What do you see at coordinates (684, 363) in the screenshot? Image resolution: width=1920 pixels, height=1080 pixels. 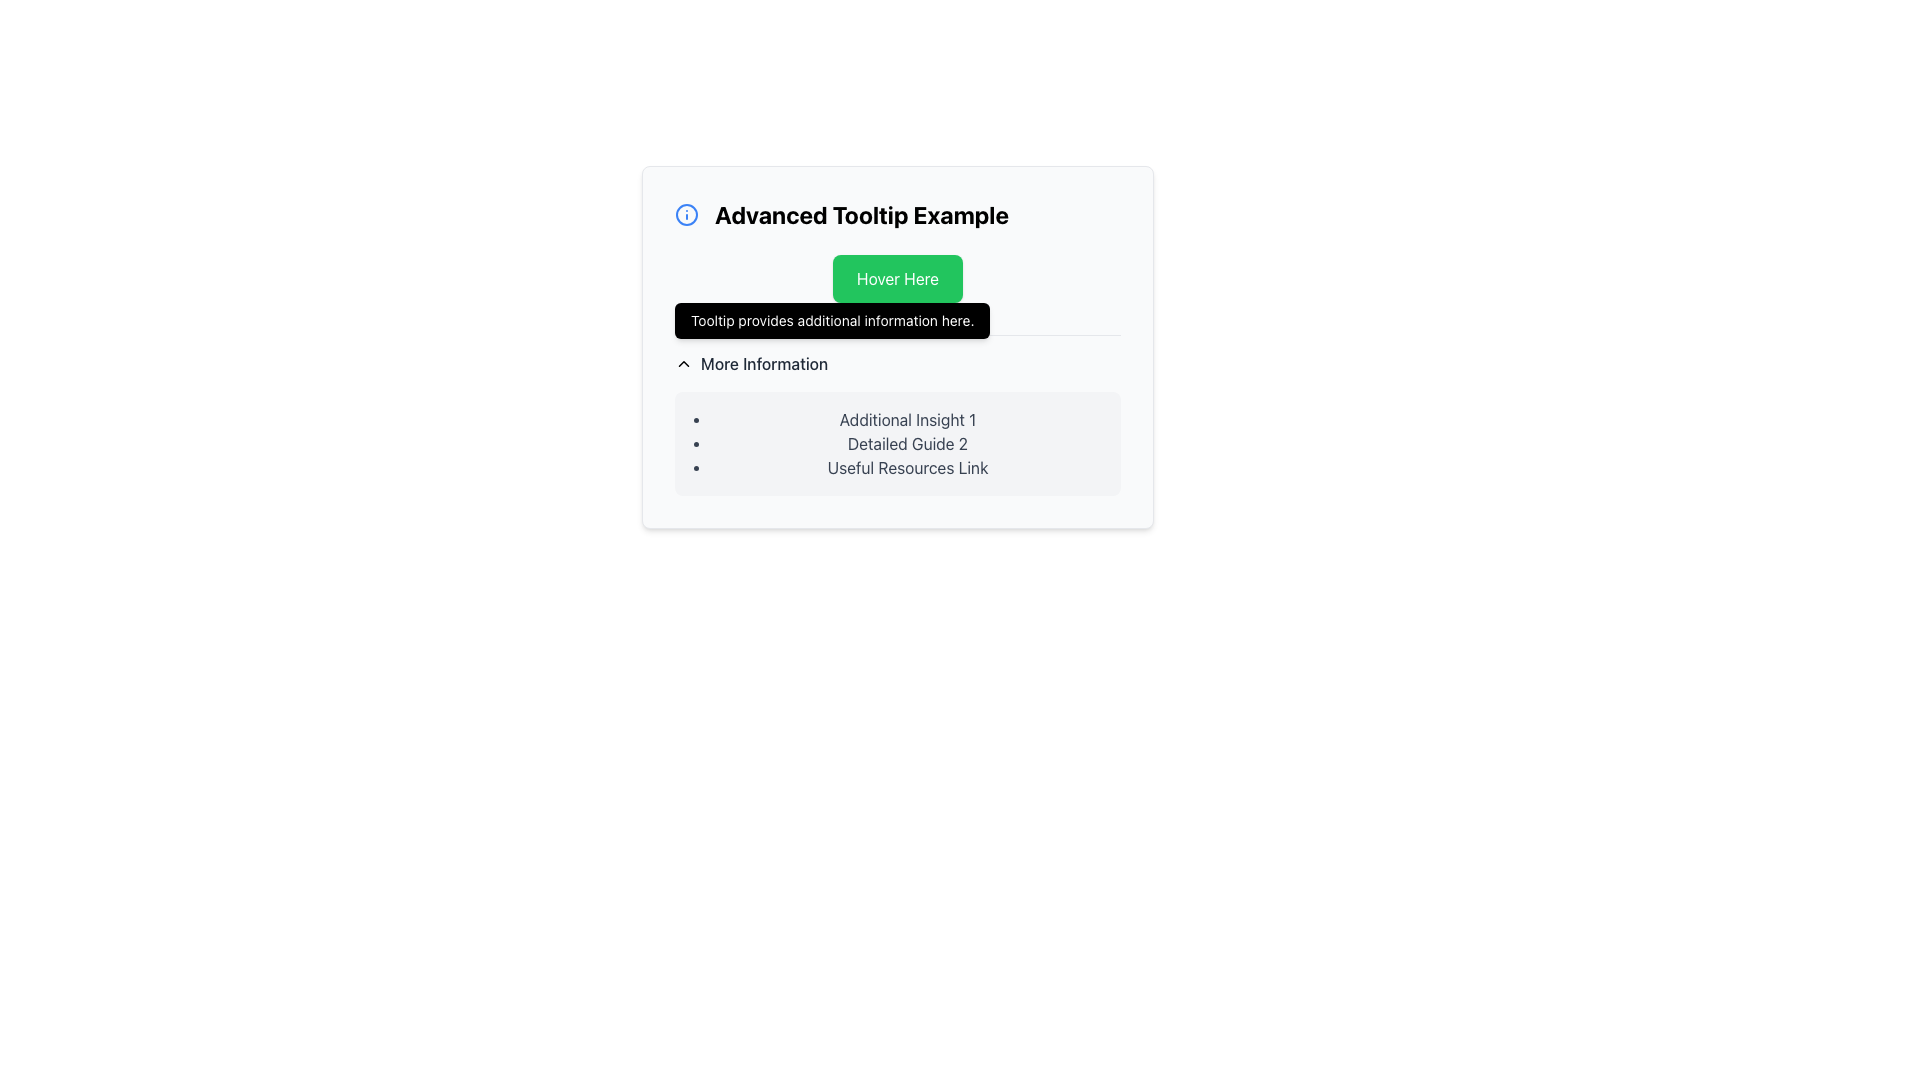 I see `the chevron icon` at bounding box center [684, 363].